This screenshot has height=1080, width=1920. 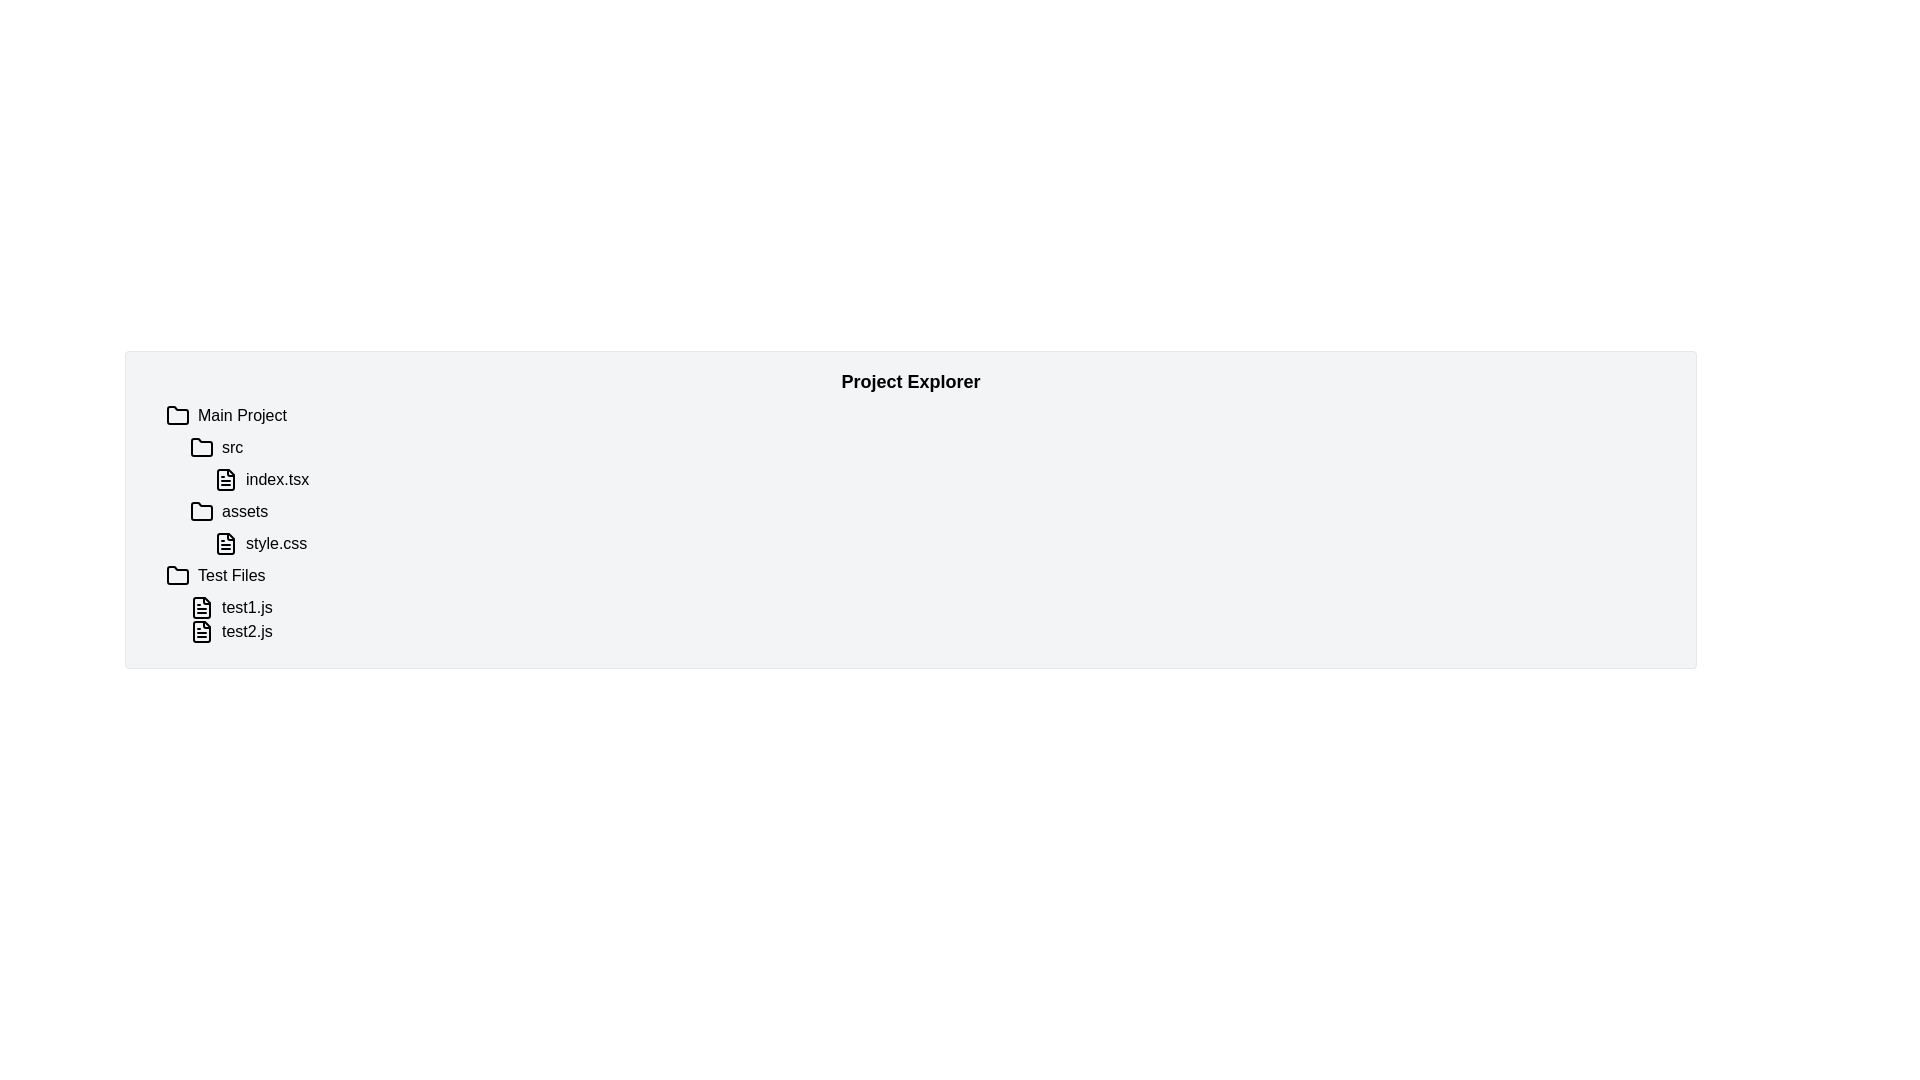 What do you see at coordinates (201, 607) in the screenshot?
I see `the leftmost icon representing the file 'test1.js' located in the 'Test Files' section of the project explorer` at bounding box center [201, 607].